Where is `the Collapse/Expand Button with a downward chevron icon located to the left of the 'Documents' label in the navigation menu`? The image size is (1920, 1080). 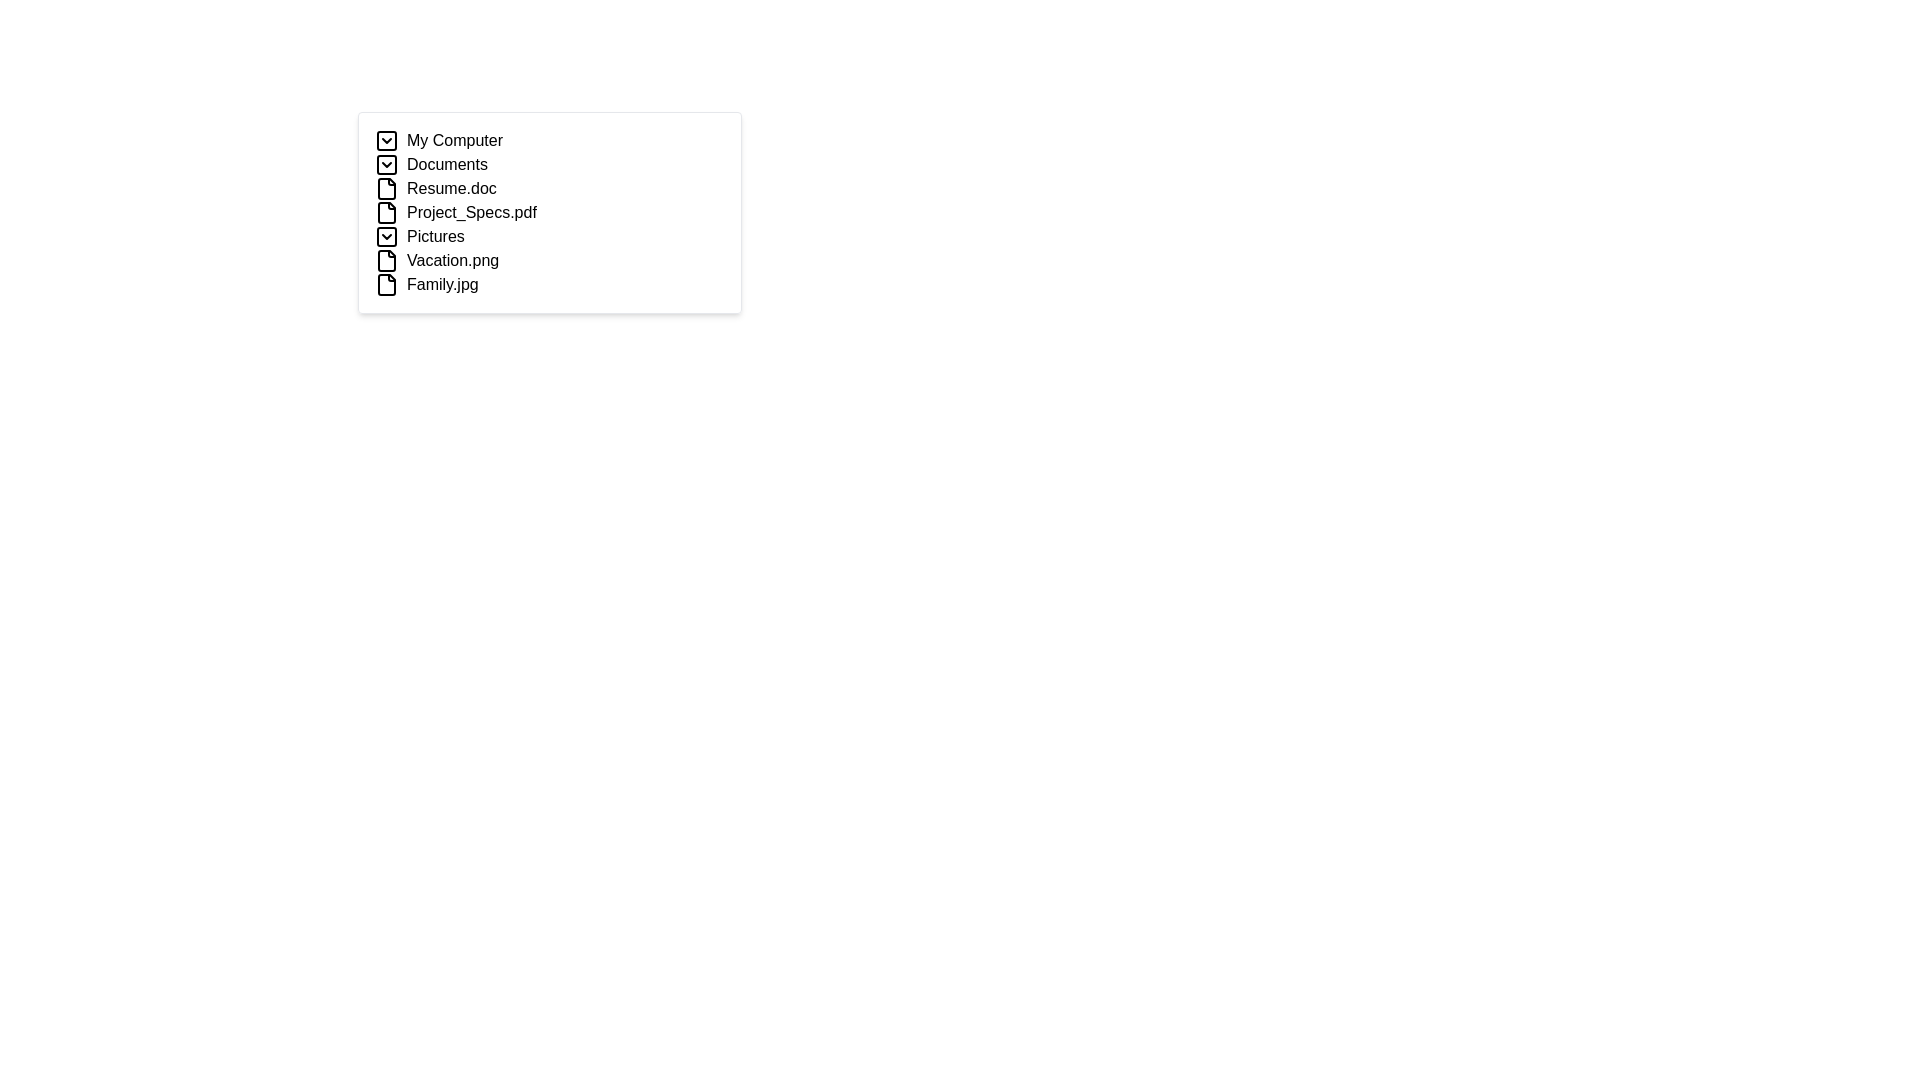
the Collapse/Expand Button with a downward chevron icon located to the left of the 'Documents' label in the navigation menu is located at coordinates (387, 164).